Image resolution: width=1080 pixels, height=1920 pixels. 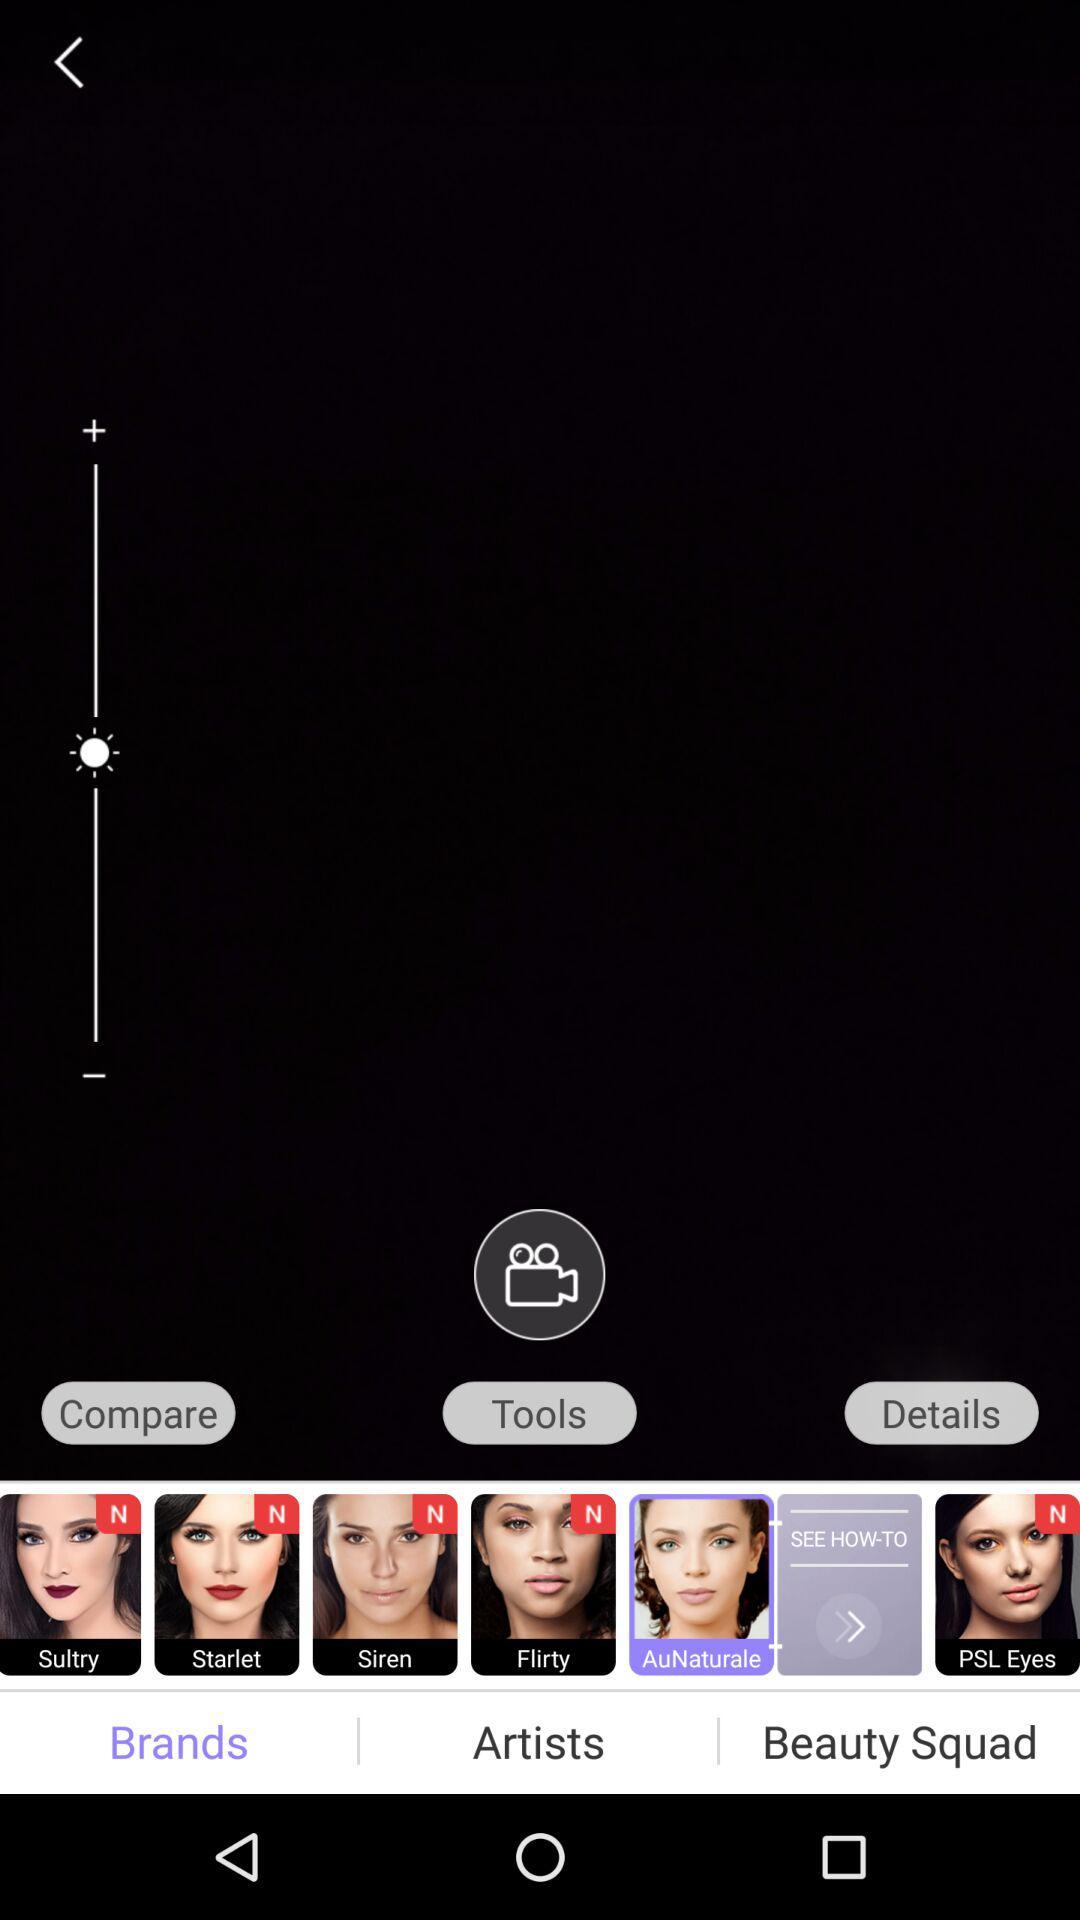 What do you see at coordinates (538, 1363) in the screenshot?
I see `the videocam icon` at bounding box center [538, 1363].